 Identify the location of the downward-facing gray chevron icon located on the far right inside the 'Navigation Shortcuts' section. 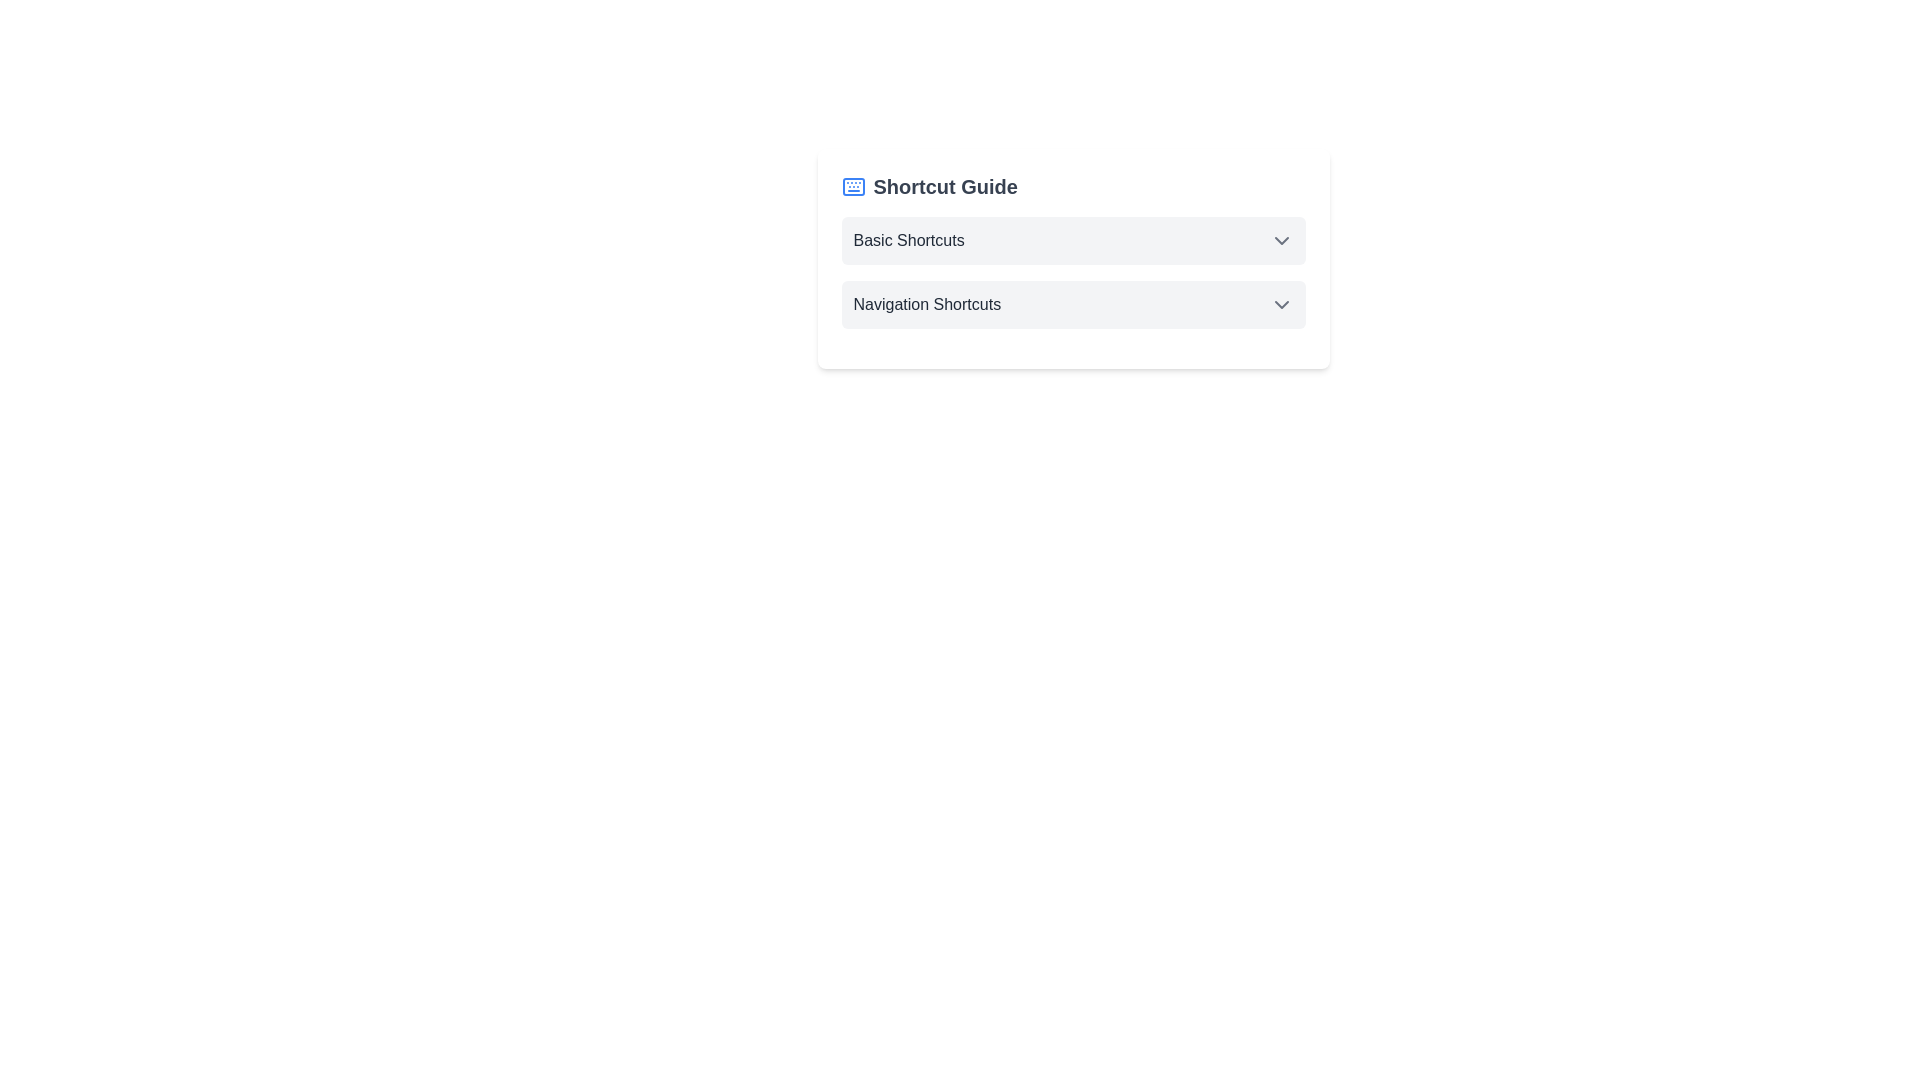
(1281, 304).